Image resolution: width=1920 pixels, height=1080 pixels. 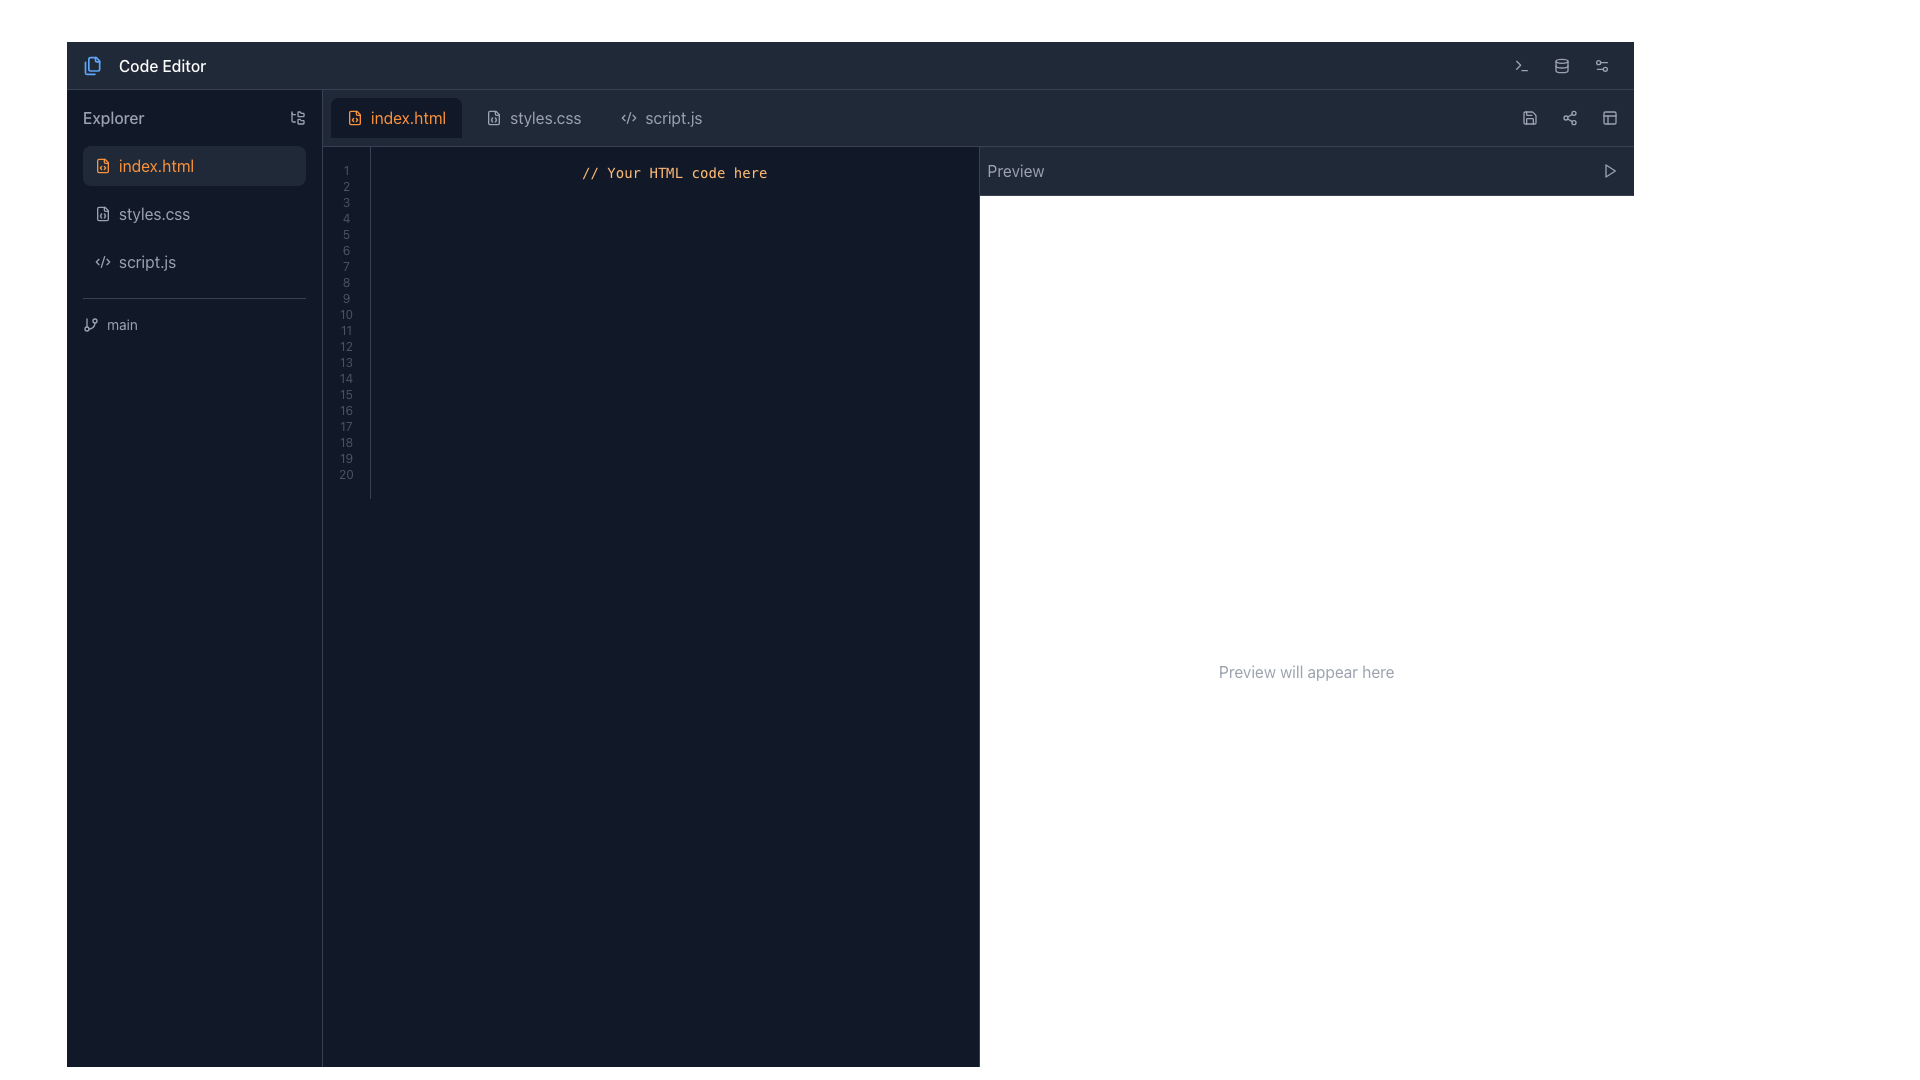 I want to click on the small gray folder tree icon located to the right of the 'Explorer' text, so click(x=296, y=118).